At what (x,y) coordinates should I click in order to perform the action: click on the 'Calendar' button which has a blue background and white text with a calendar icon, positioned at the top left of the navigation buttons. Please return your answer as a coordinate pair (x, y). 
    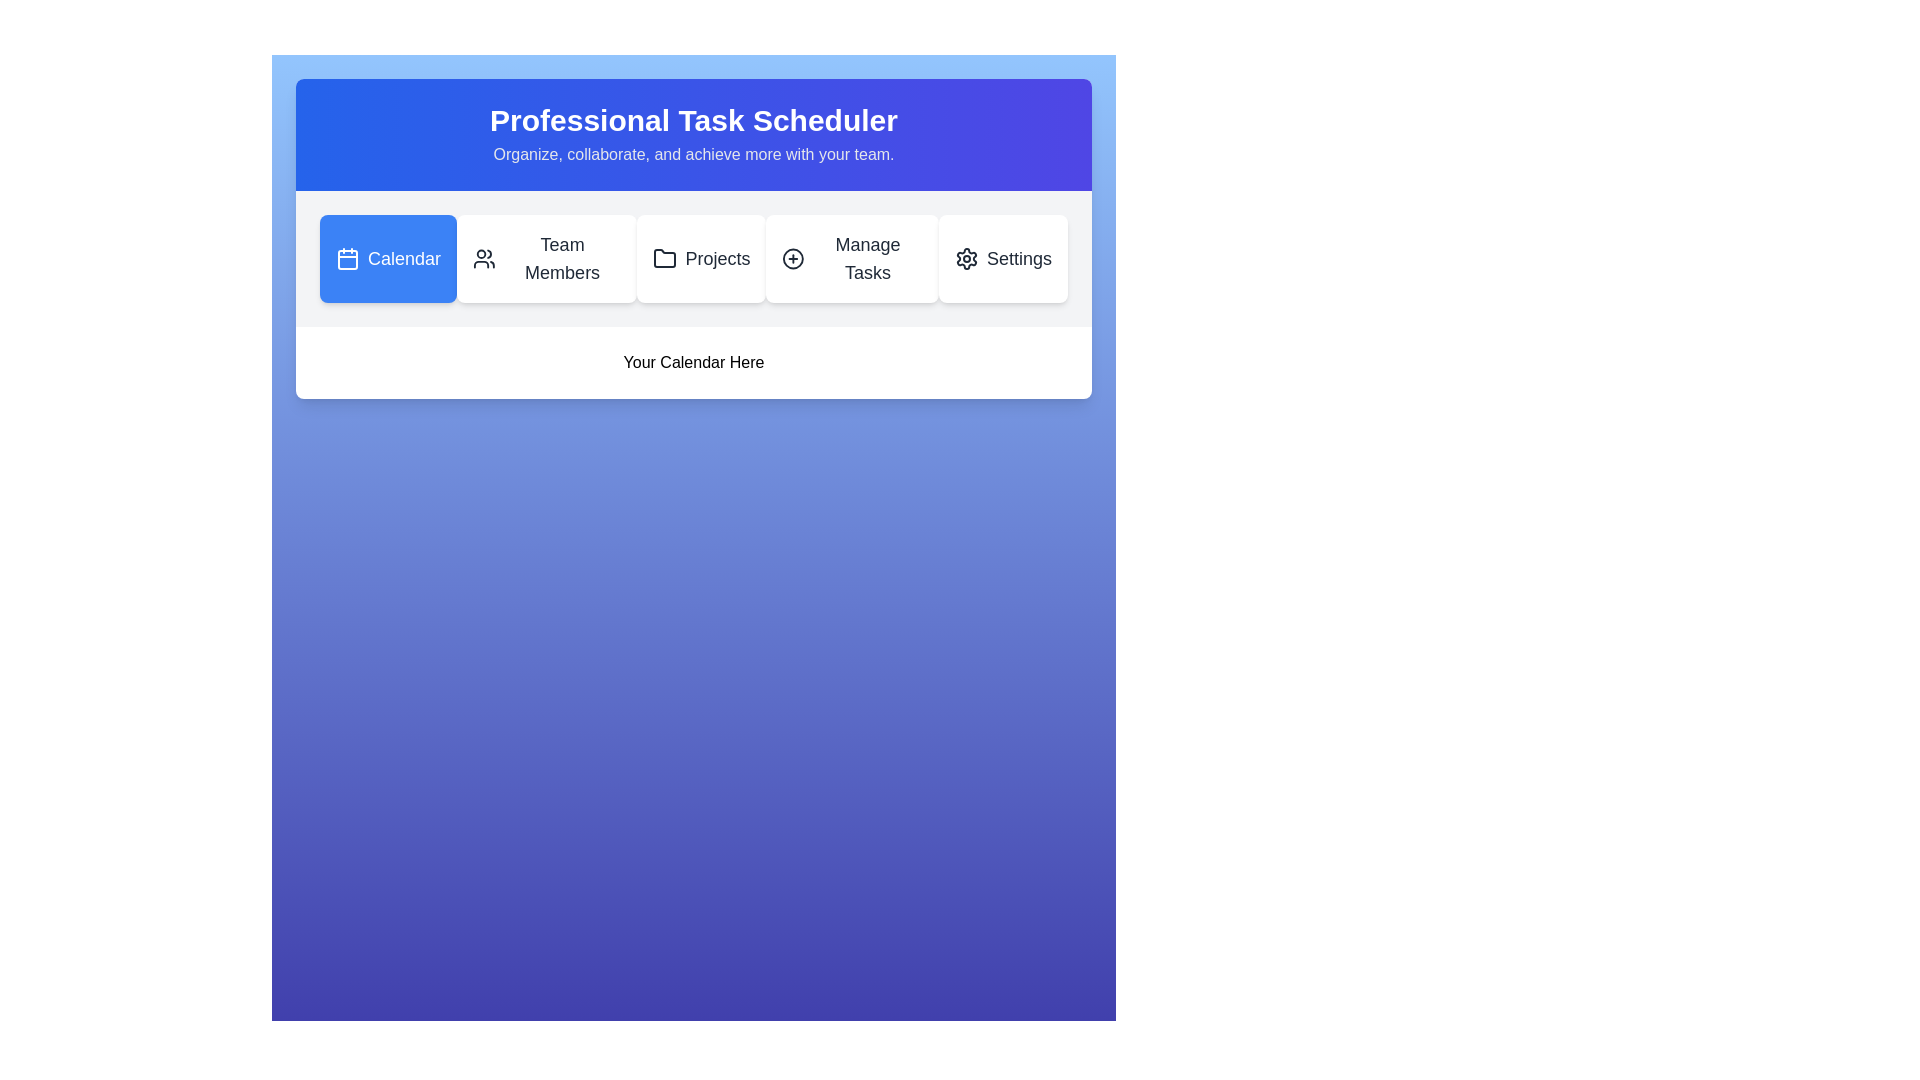
    Looking at the image, I should click on (388, 257).